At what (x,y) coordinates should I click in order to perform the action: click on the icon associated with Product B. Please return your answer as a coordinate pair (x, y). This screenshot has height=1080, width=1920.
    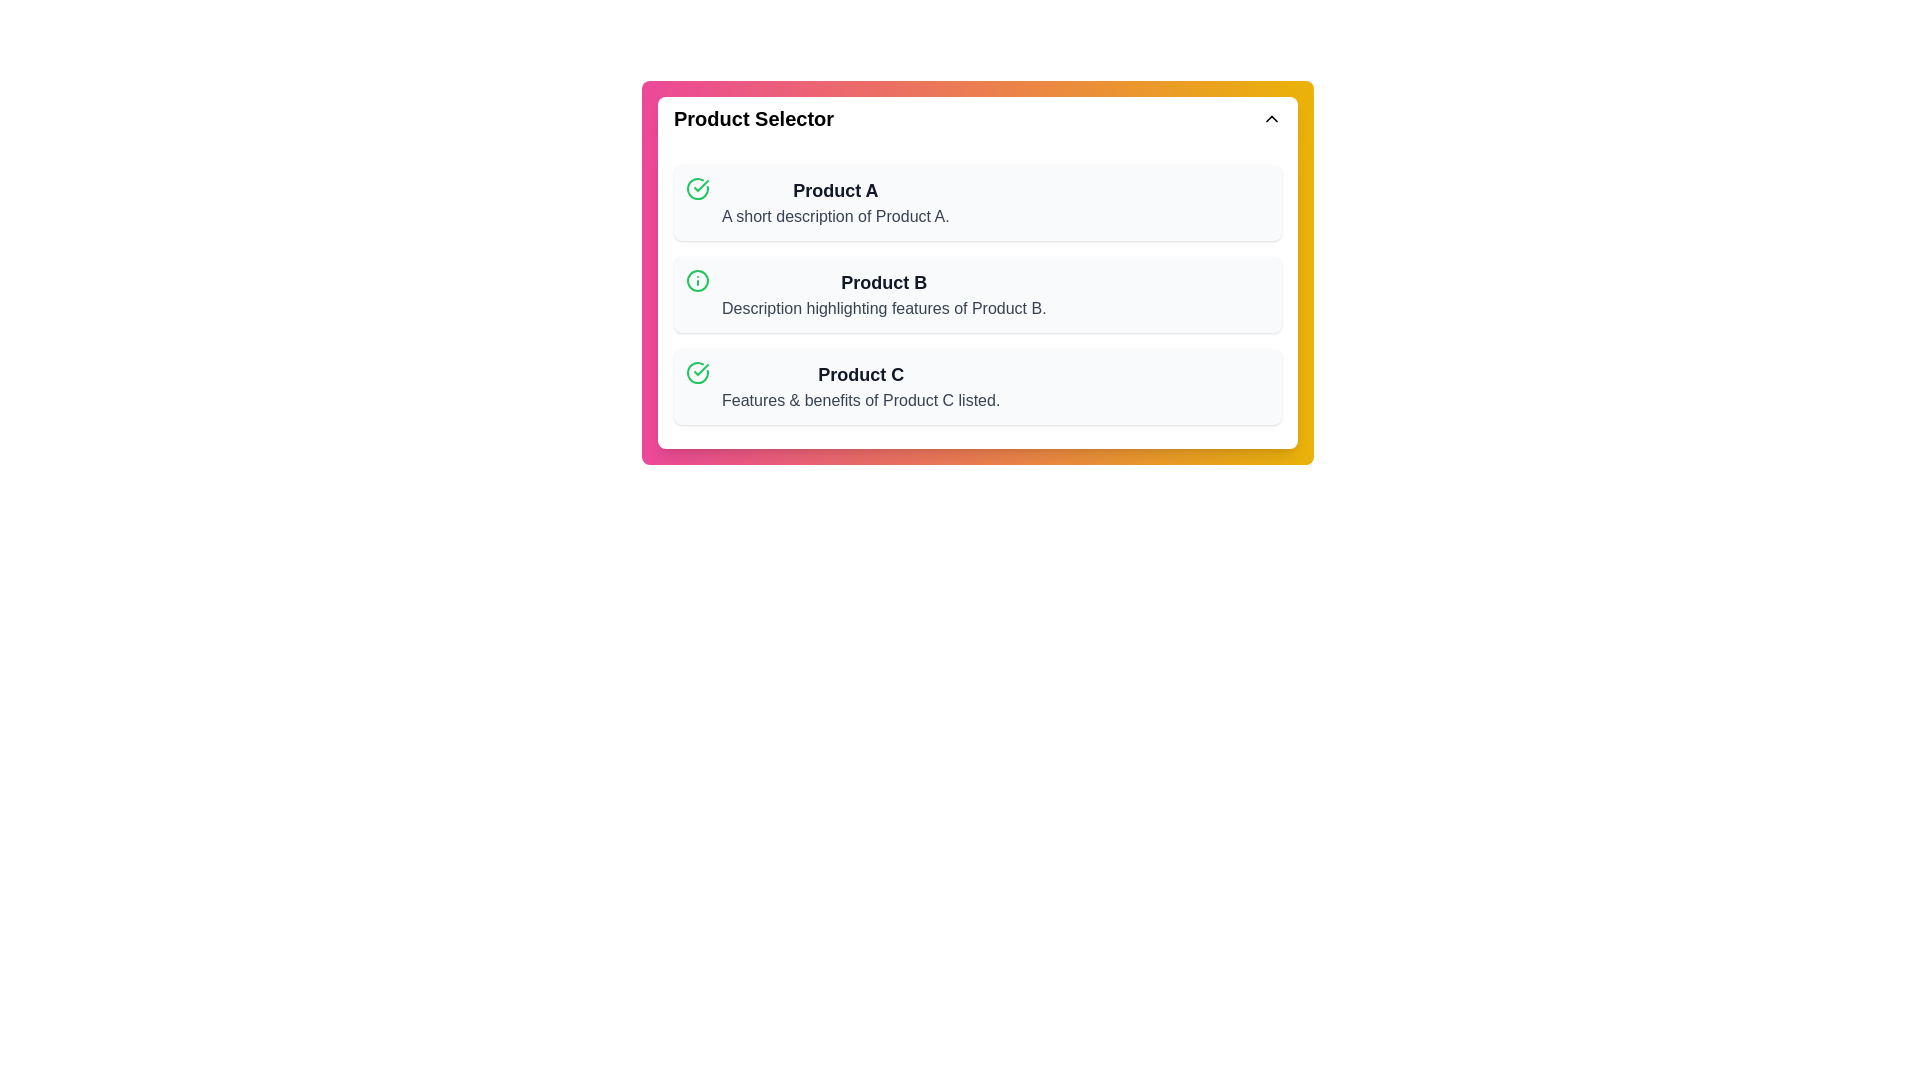
    Looking at the image, I should click on (697, 281).